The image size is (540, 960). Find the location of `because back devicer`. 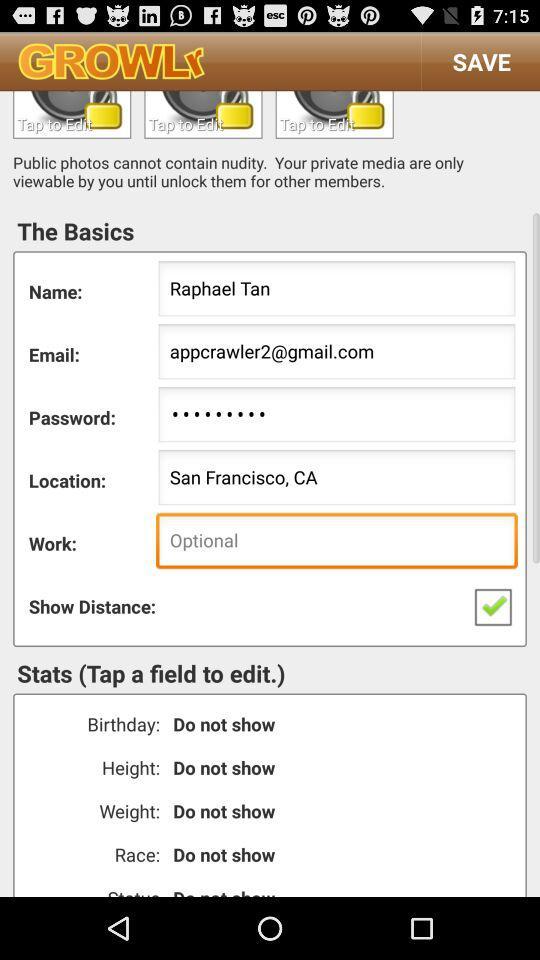

because back devicer is located at coordinates (71, 114).